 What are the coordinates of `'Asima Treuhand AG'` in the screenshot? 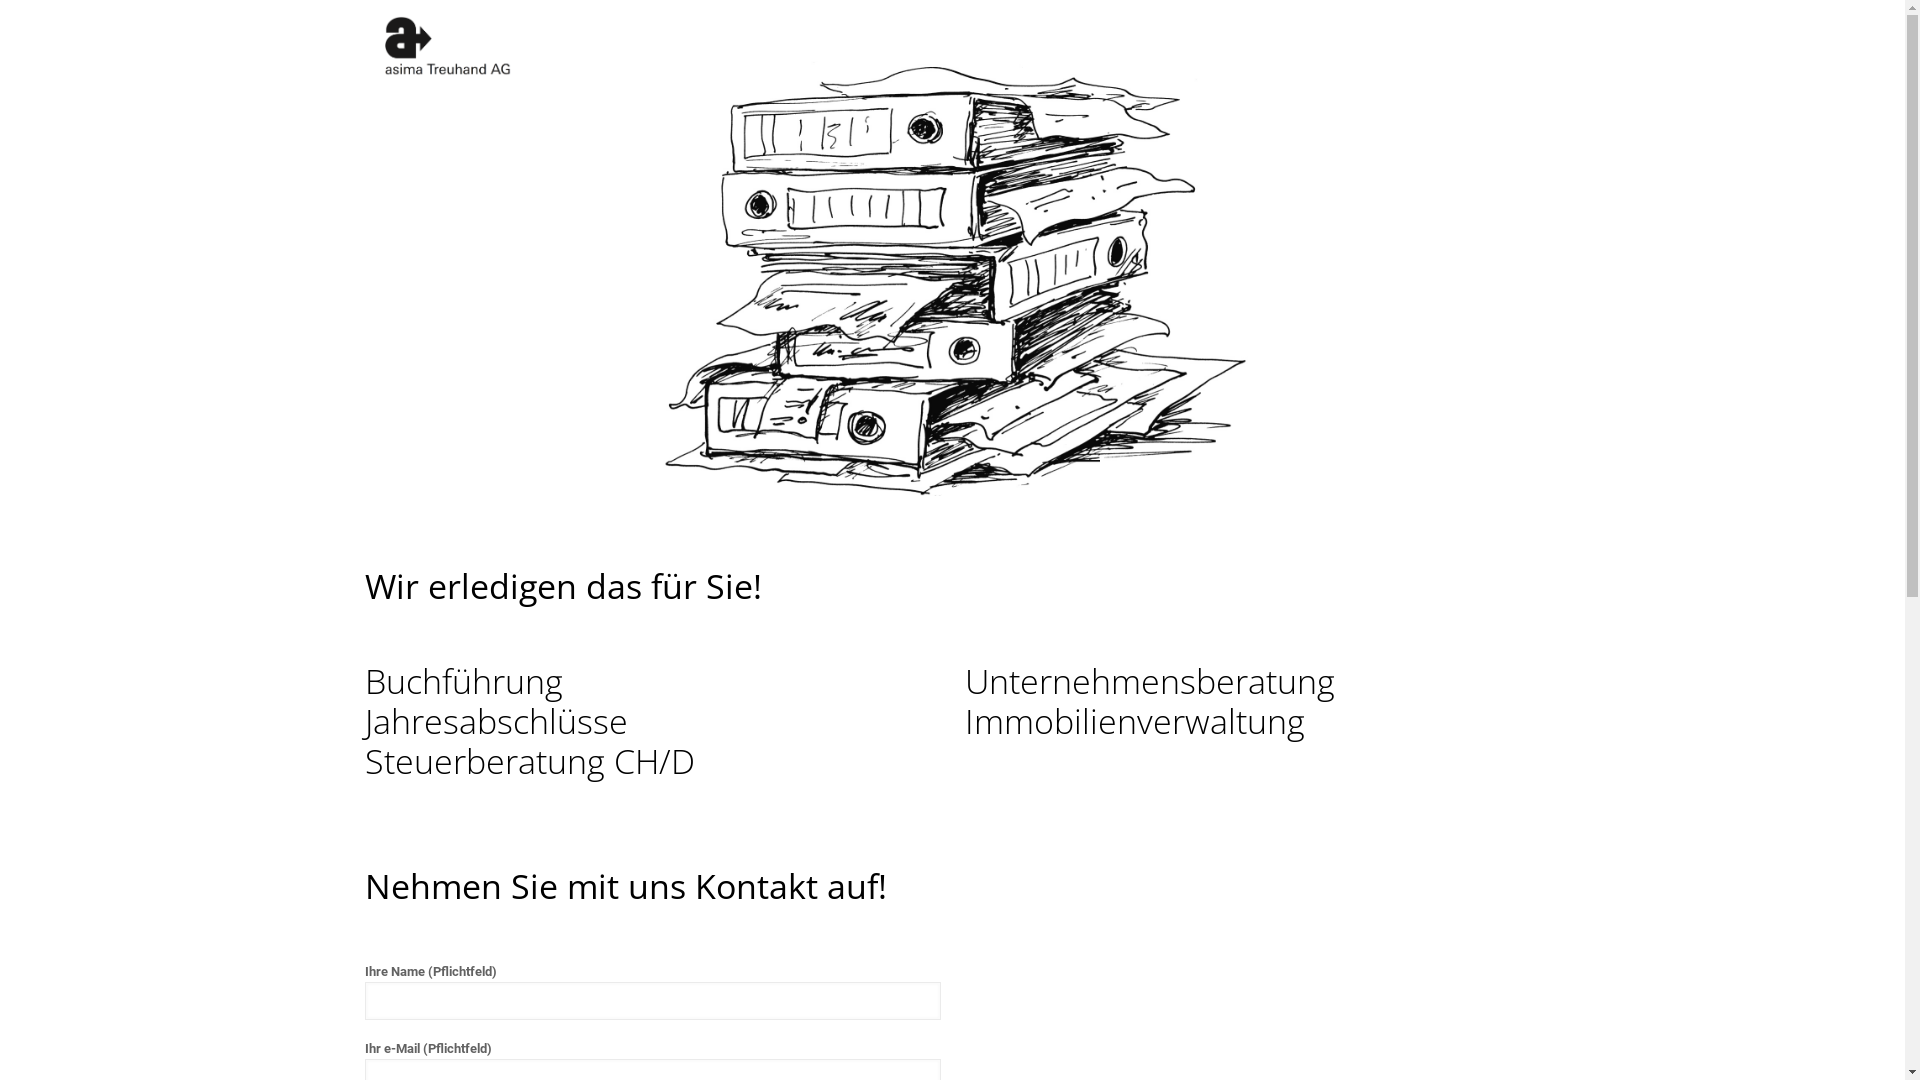 It's located at (445, 45).